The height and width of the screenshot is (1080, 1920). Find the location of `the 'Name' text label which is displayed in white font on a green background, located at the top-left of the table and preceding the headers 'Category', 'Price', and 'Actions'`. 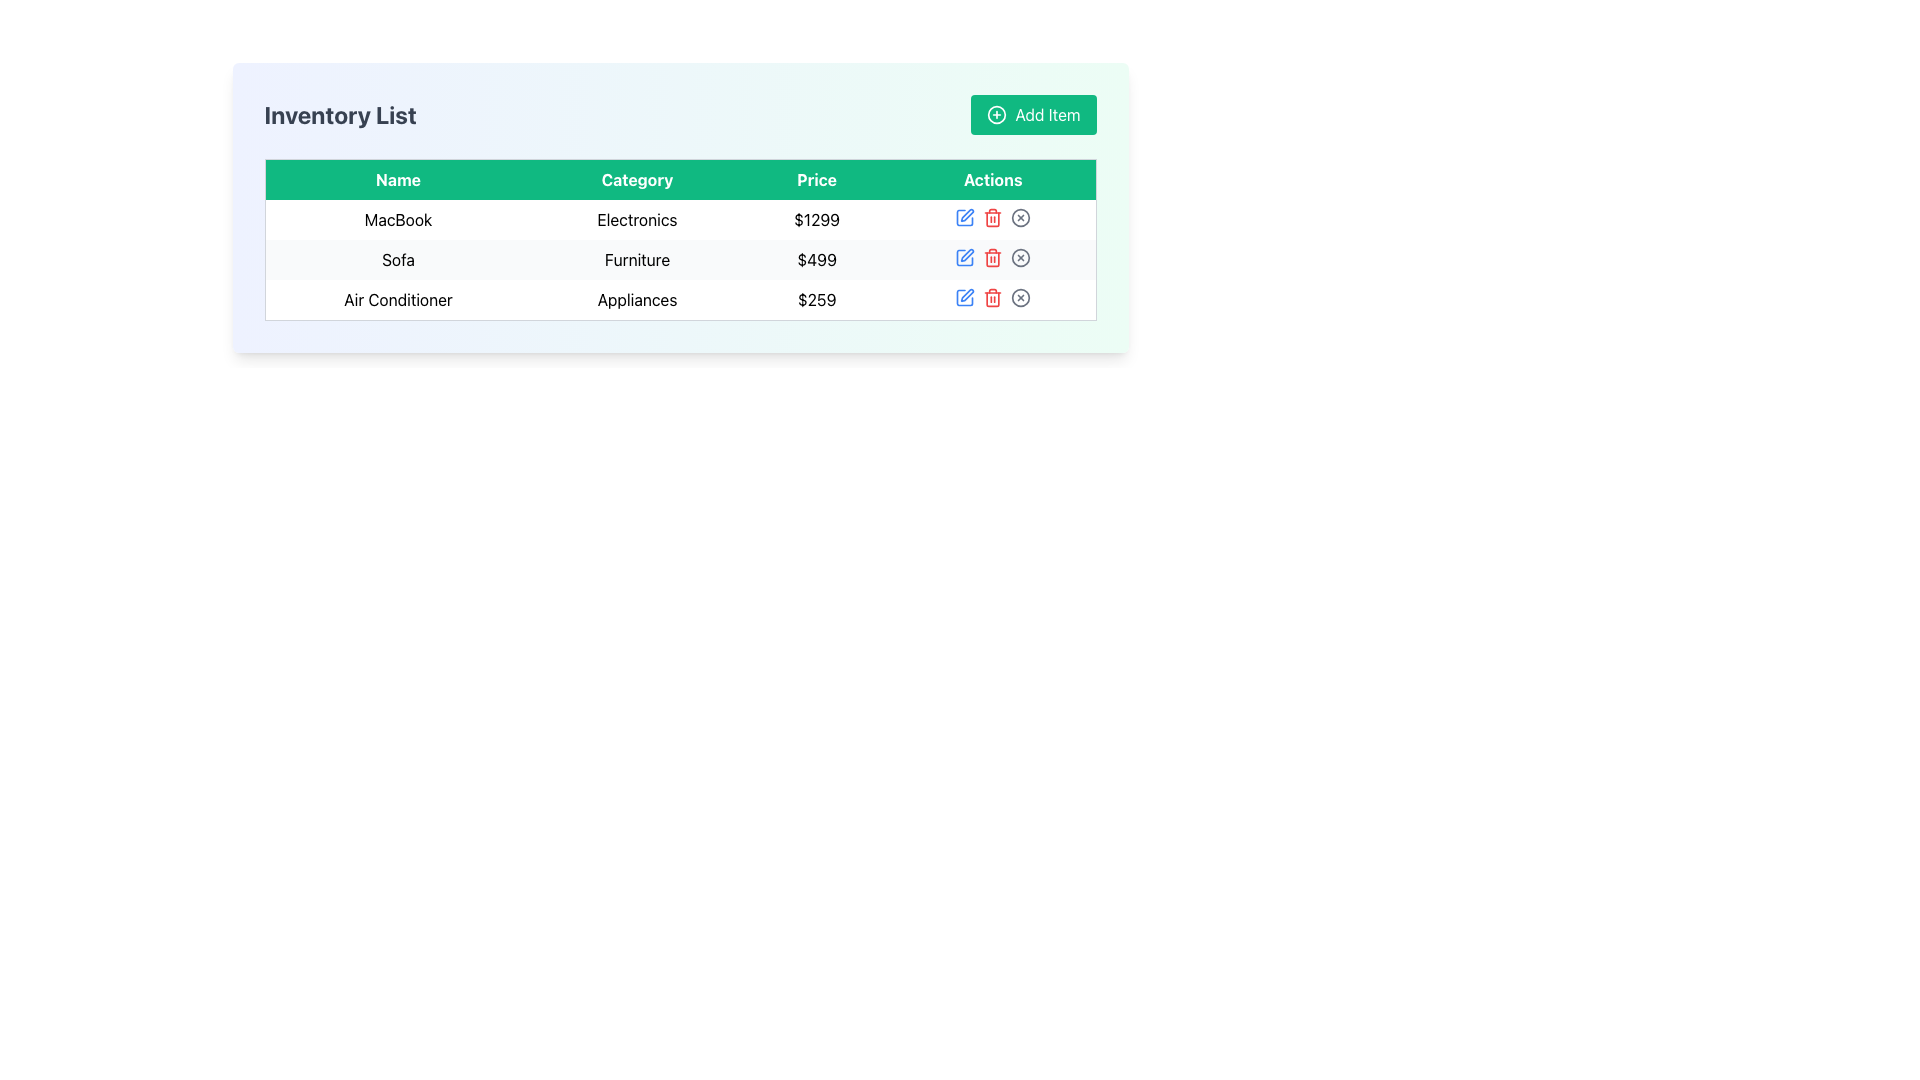

the 'Name' text label which is displayed in white font on a green background, located at the top-left of the table and preceding the headers 'Category', 'Price', and 'Actions' is located at coordinates (398, 178).